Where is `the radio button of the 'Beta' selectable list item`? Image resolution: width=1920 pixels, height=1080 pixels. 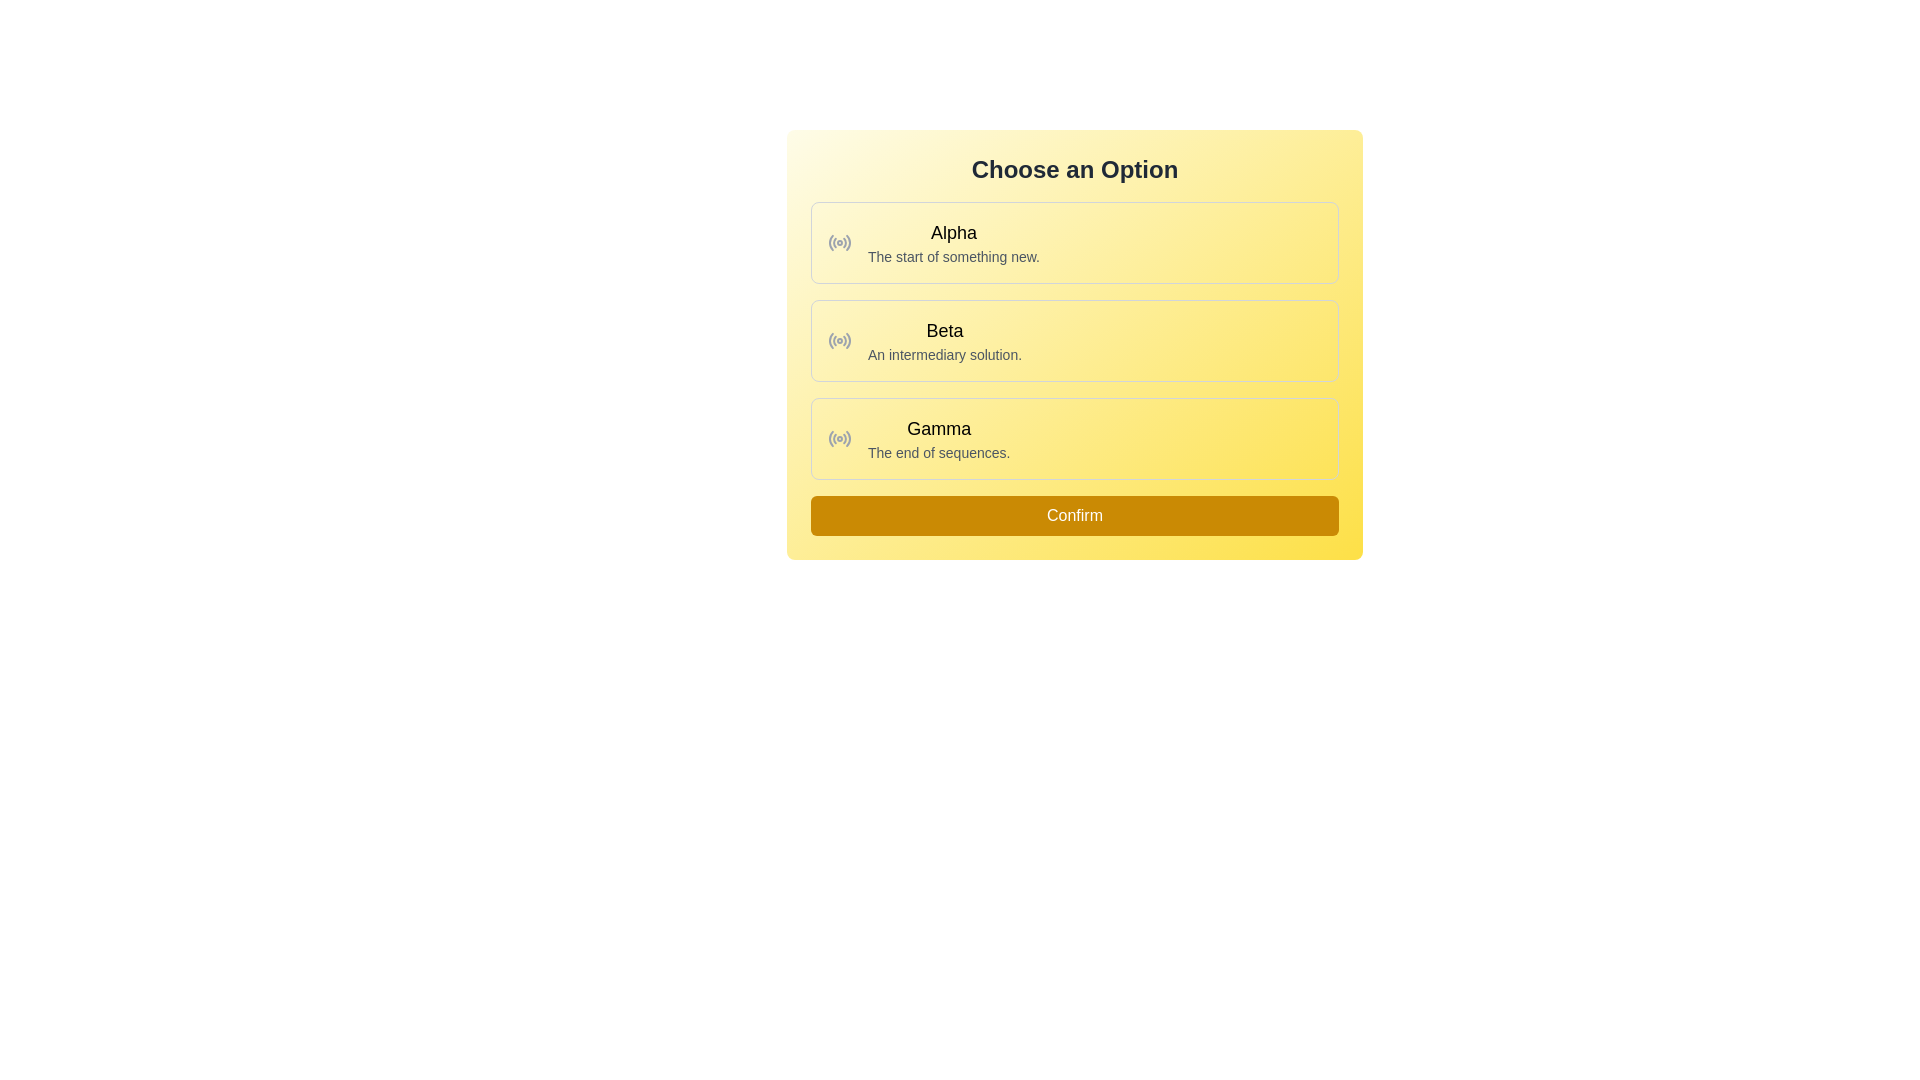
the radio button of the 'Beta' selectable list item is located at coordinates (1074, 343).